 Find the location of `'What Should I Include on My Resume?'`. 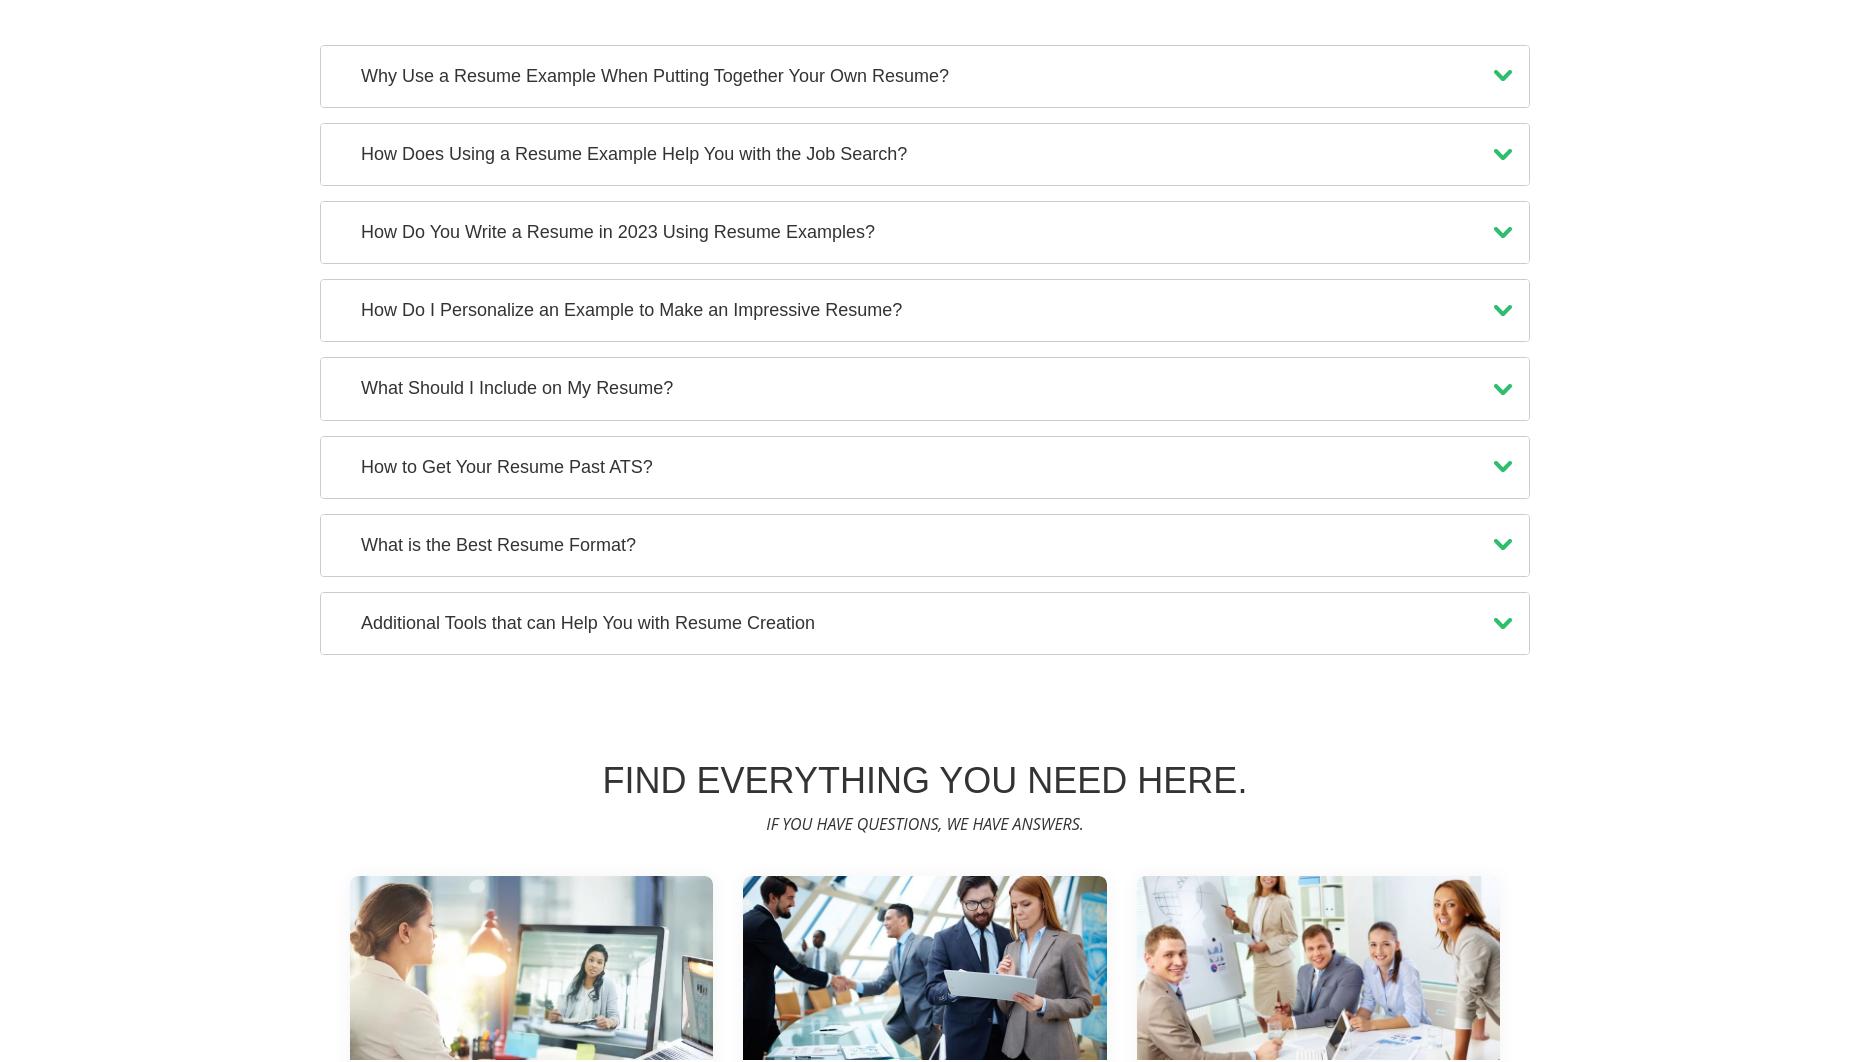

'What Should I Include on My Resume?' is located at coordinates (517, 386).